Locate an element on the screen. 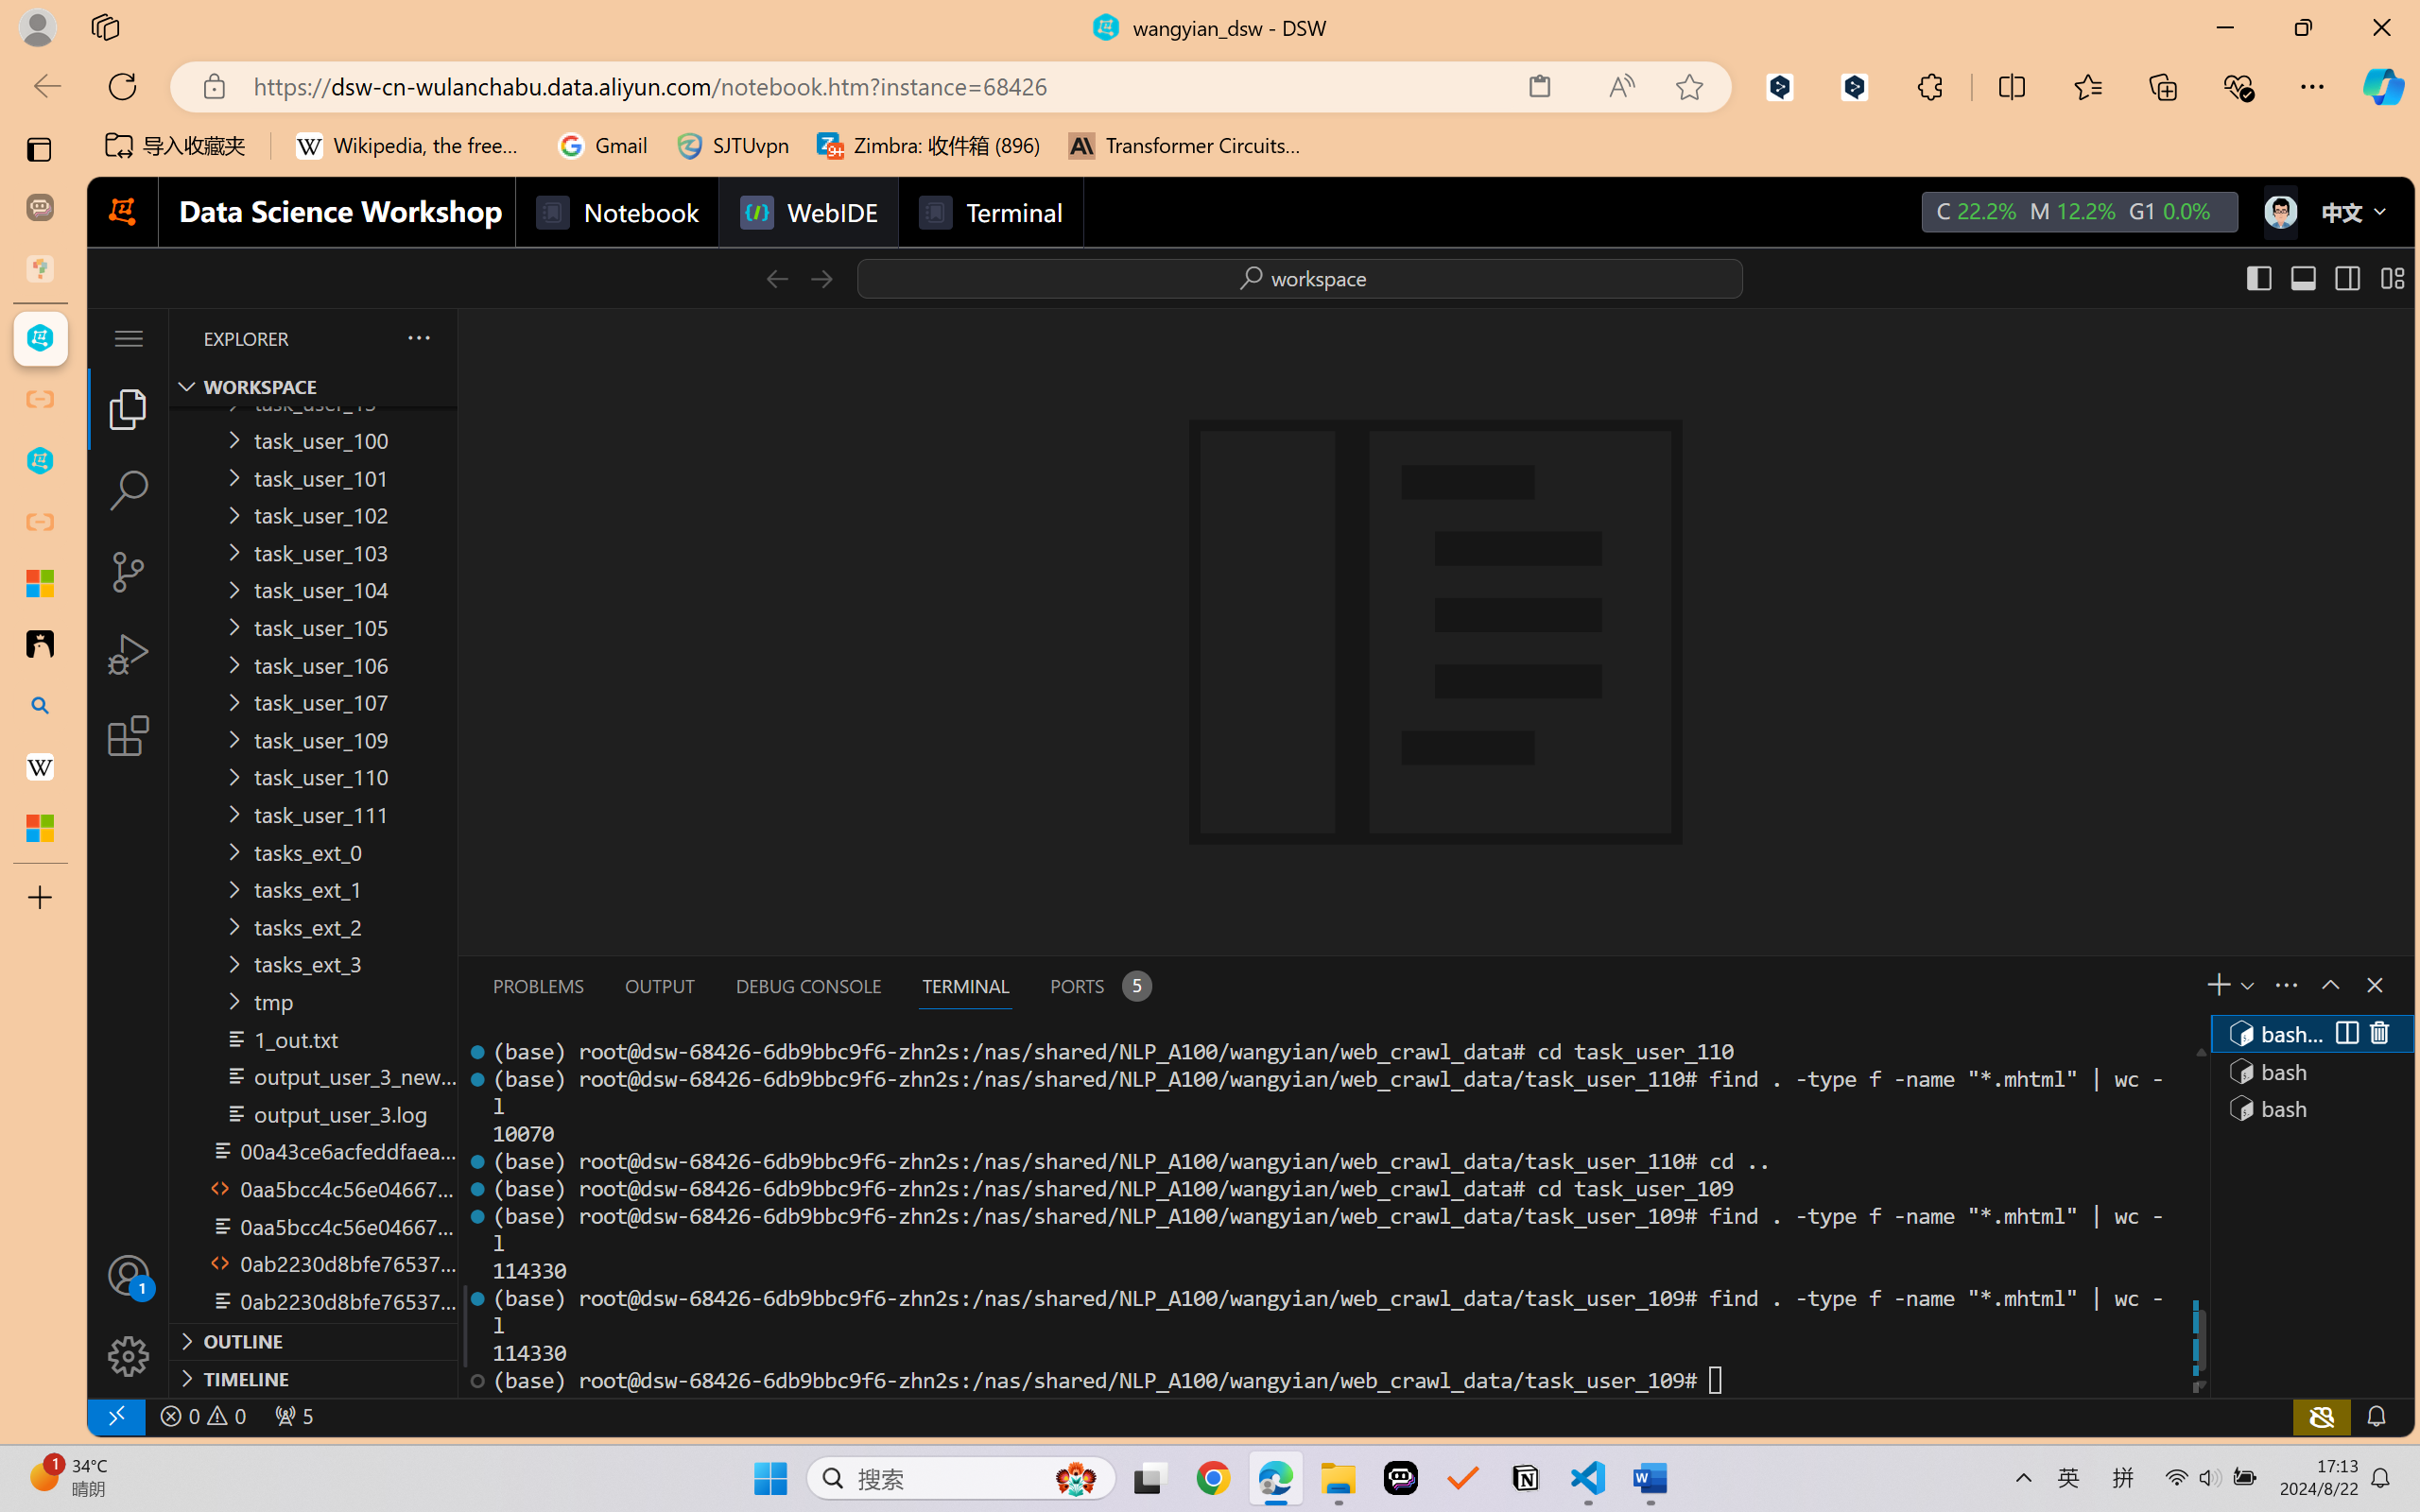  'Accounts - Sign in requested' is located at coordinates (127, 1274).